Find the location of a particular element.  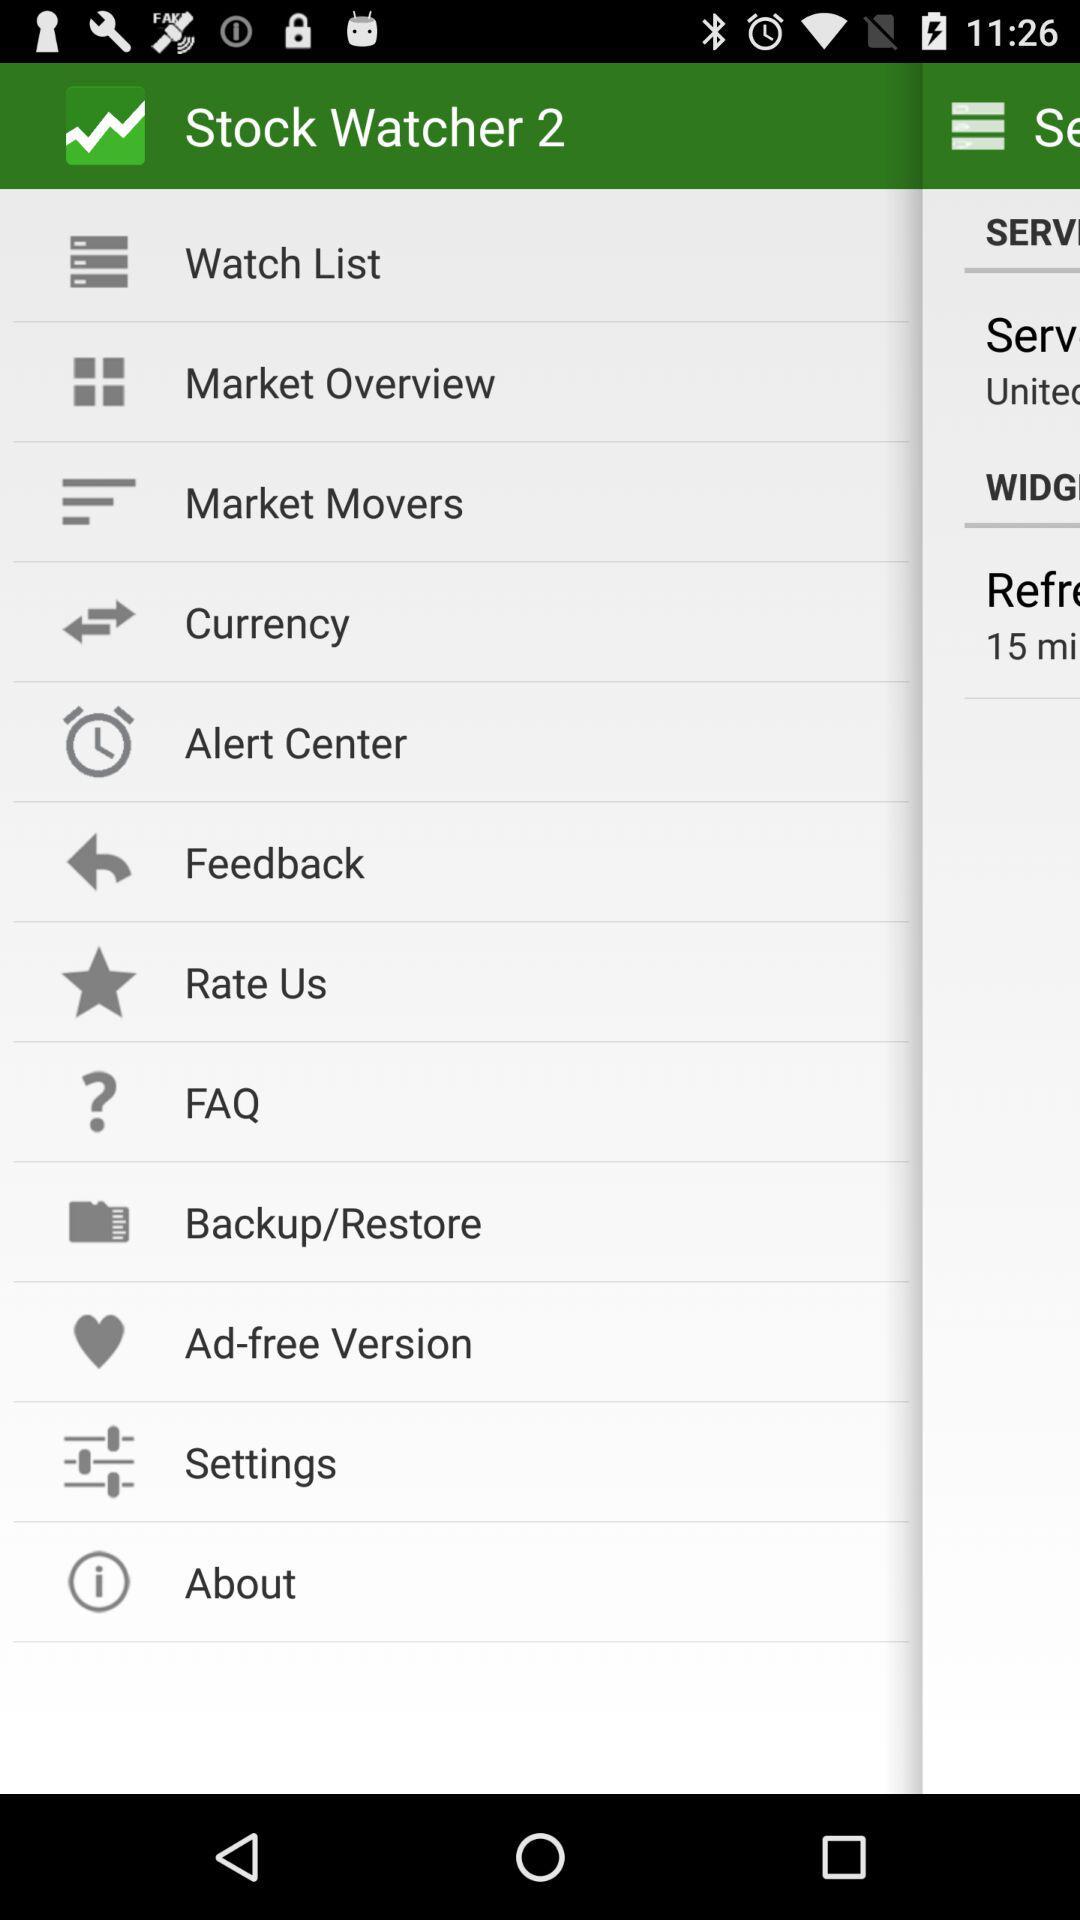

item next to market overview icon is located at coordinates (1032, 389).